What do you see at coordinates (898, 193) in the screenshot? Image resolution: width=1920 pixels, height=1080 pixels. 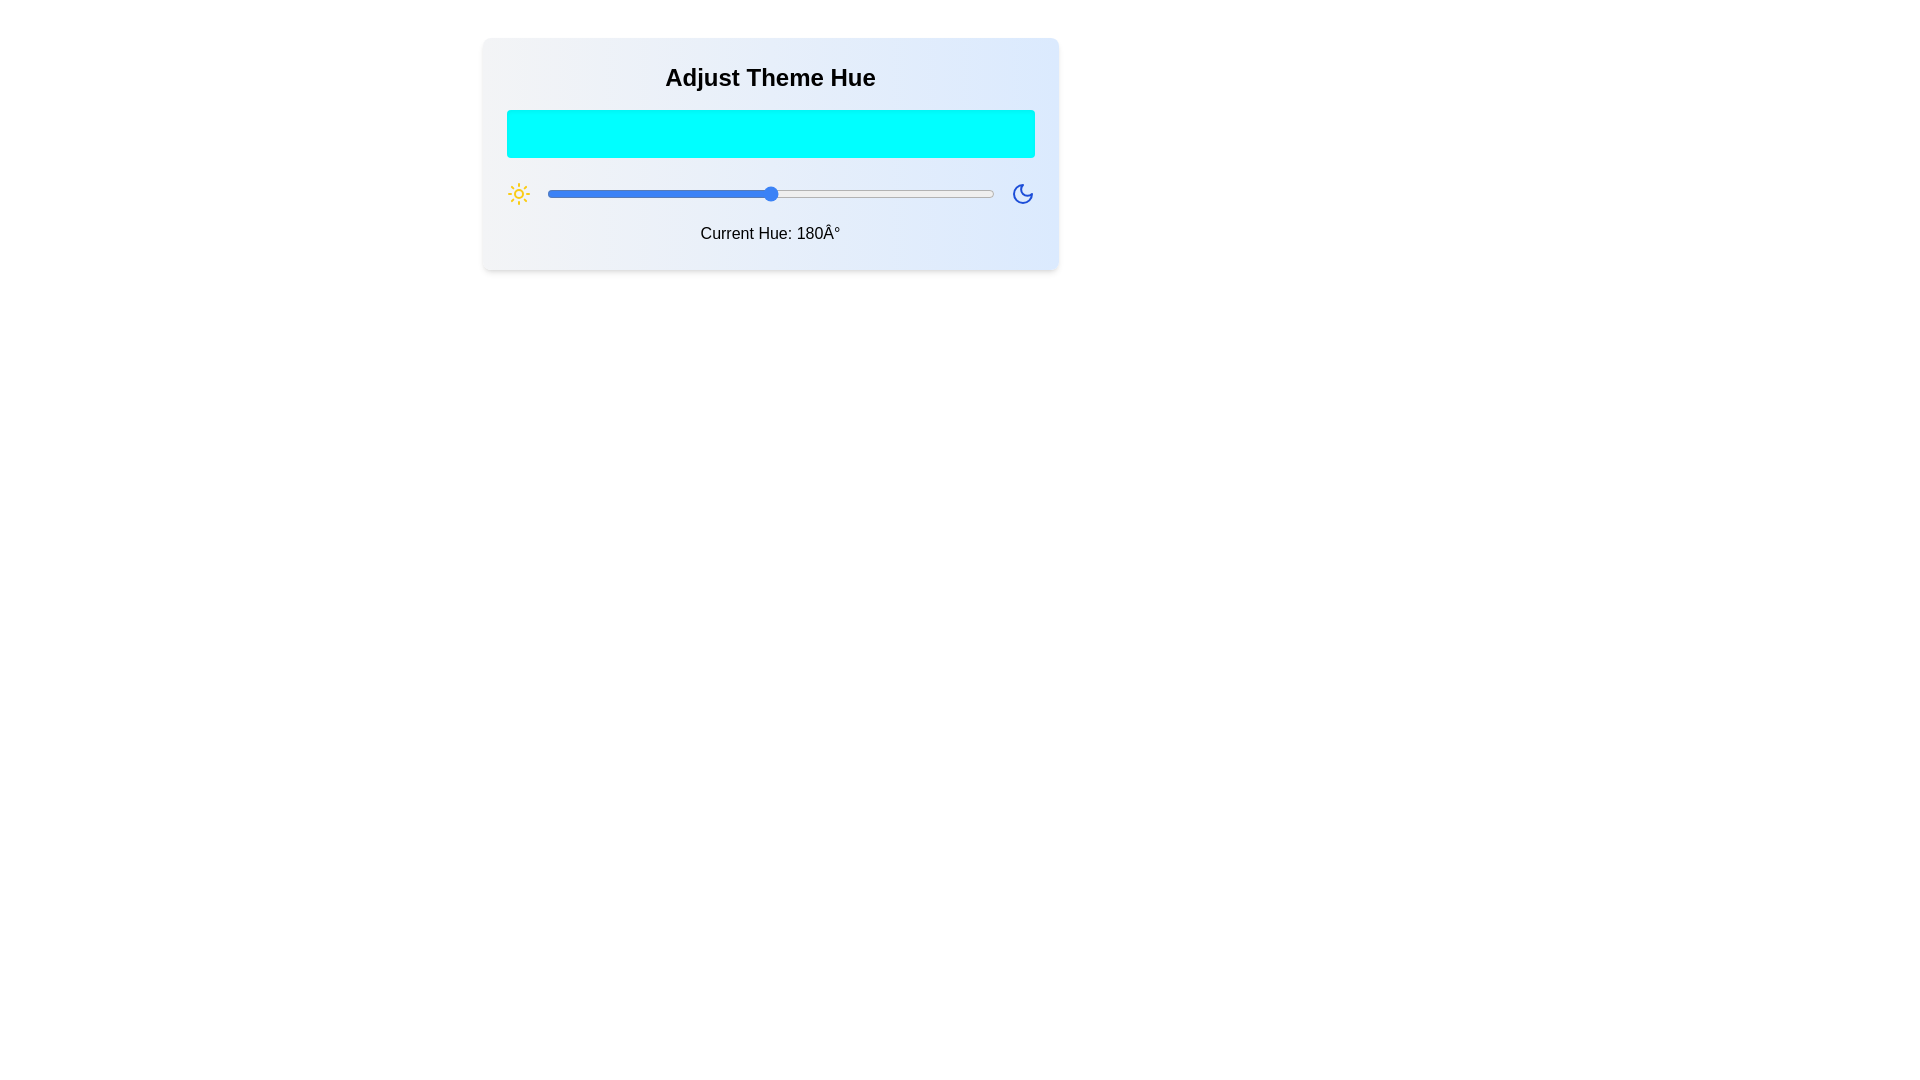 I see `the hue slider to set the hue to 284 degrees` at bounding box center [898, 193].